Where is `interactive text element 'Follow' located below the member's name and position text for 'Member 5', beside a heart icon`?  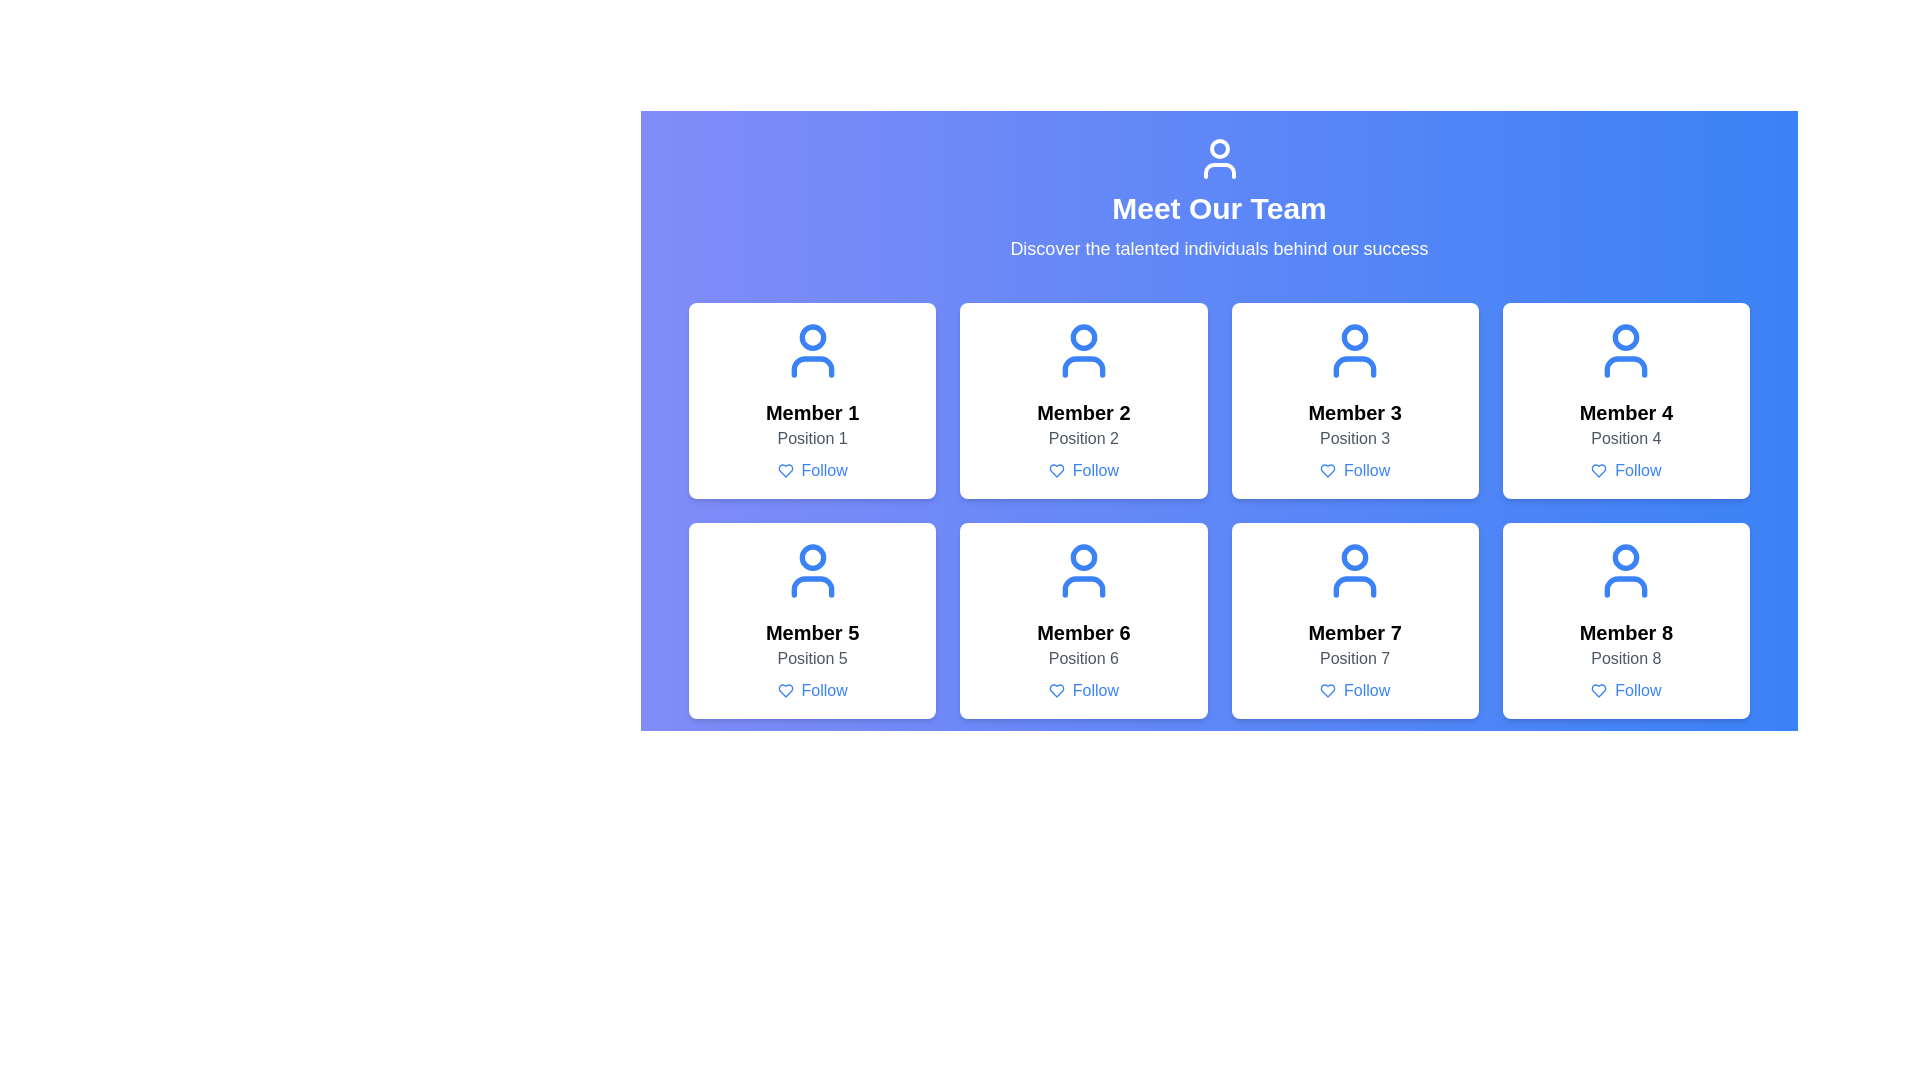 interactive text element 'Follow' located below the member's name and position text for 'Member 5', beside a heart icon is located at coordinates (824, 689).